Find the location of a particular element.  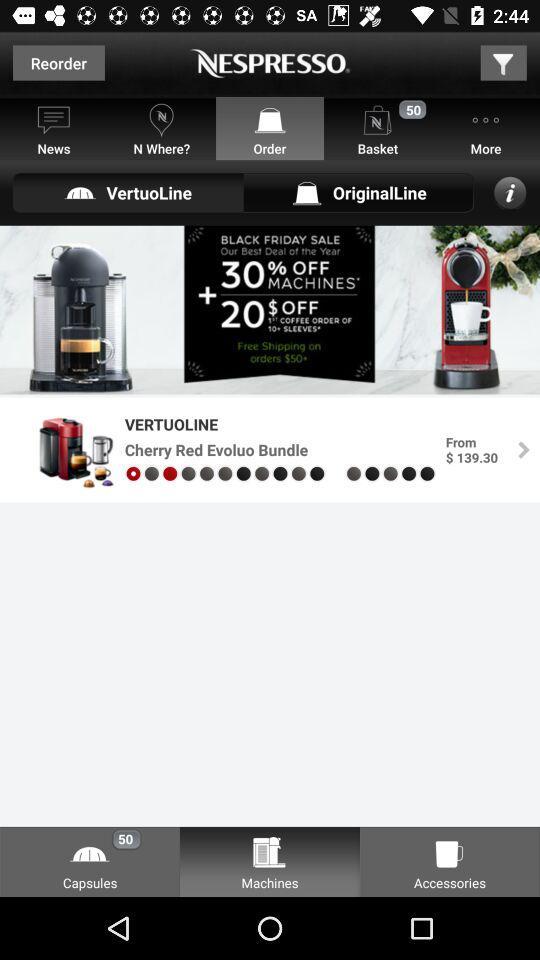

the filter icon is located at coordinates (502, 62).